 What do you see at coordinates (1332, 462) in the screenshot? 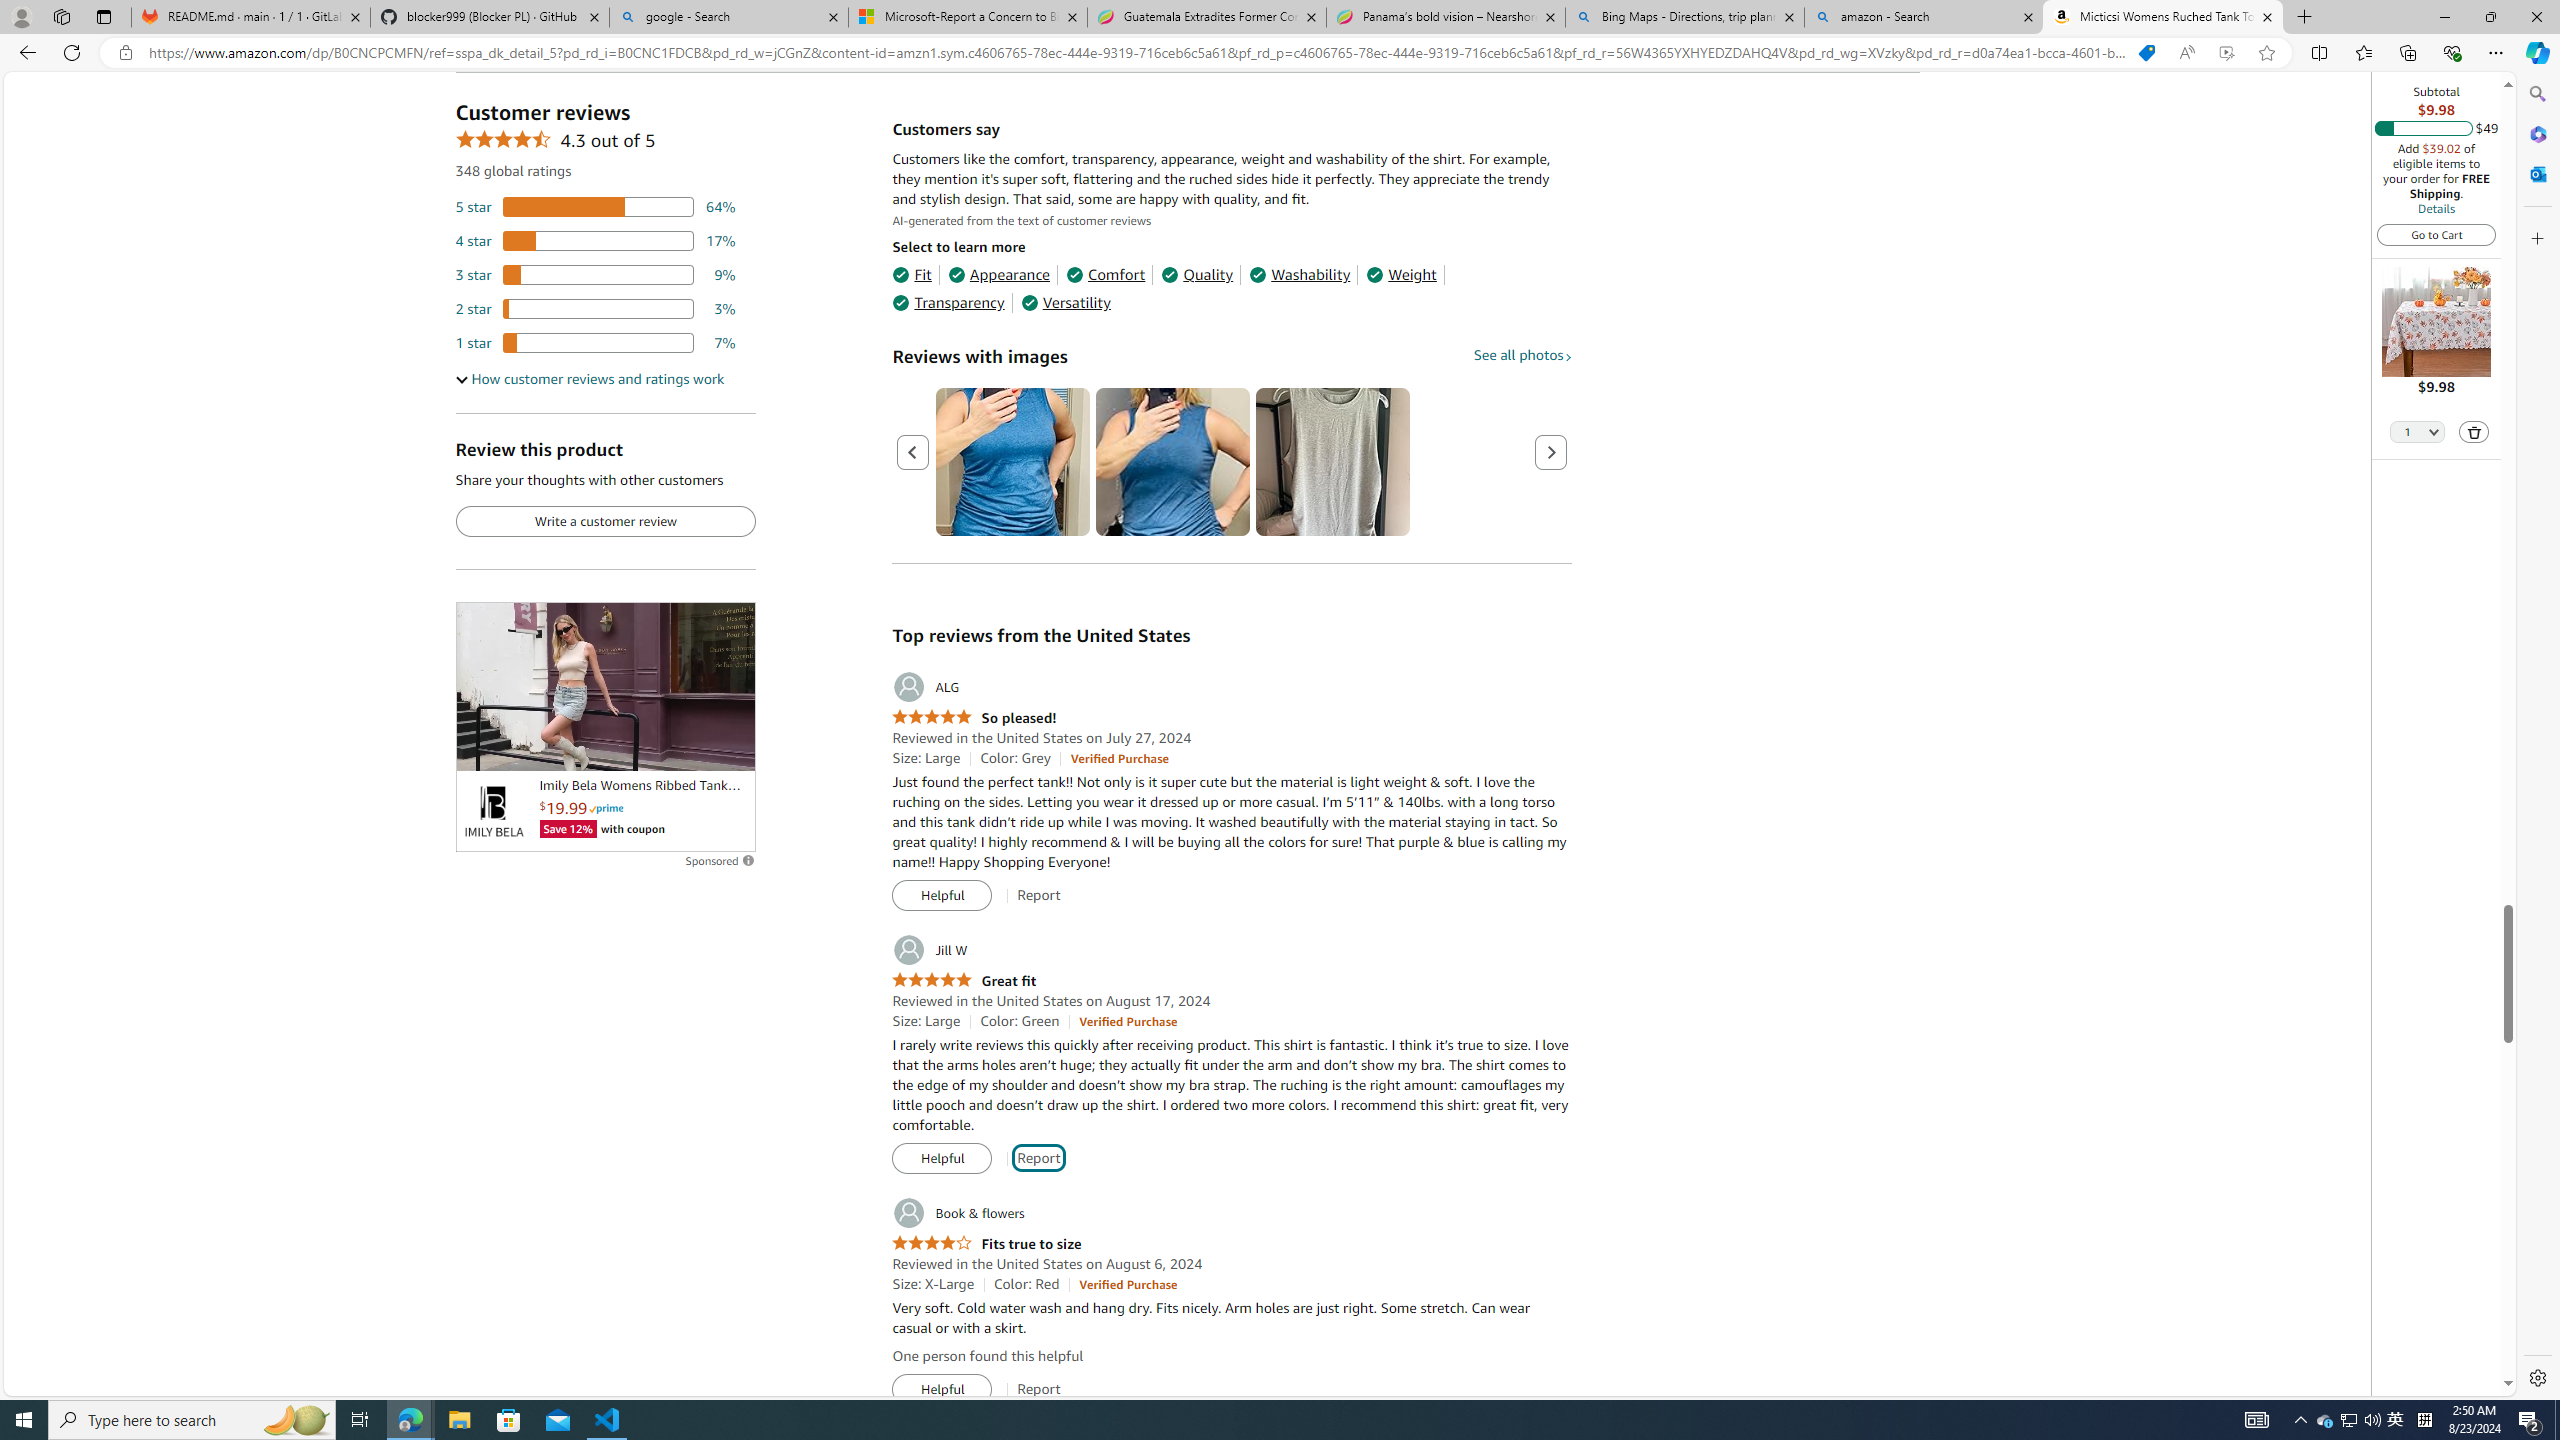
I see `'Customer Image'` at bounding box center [1332, 462].